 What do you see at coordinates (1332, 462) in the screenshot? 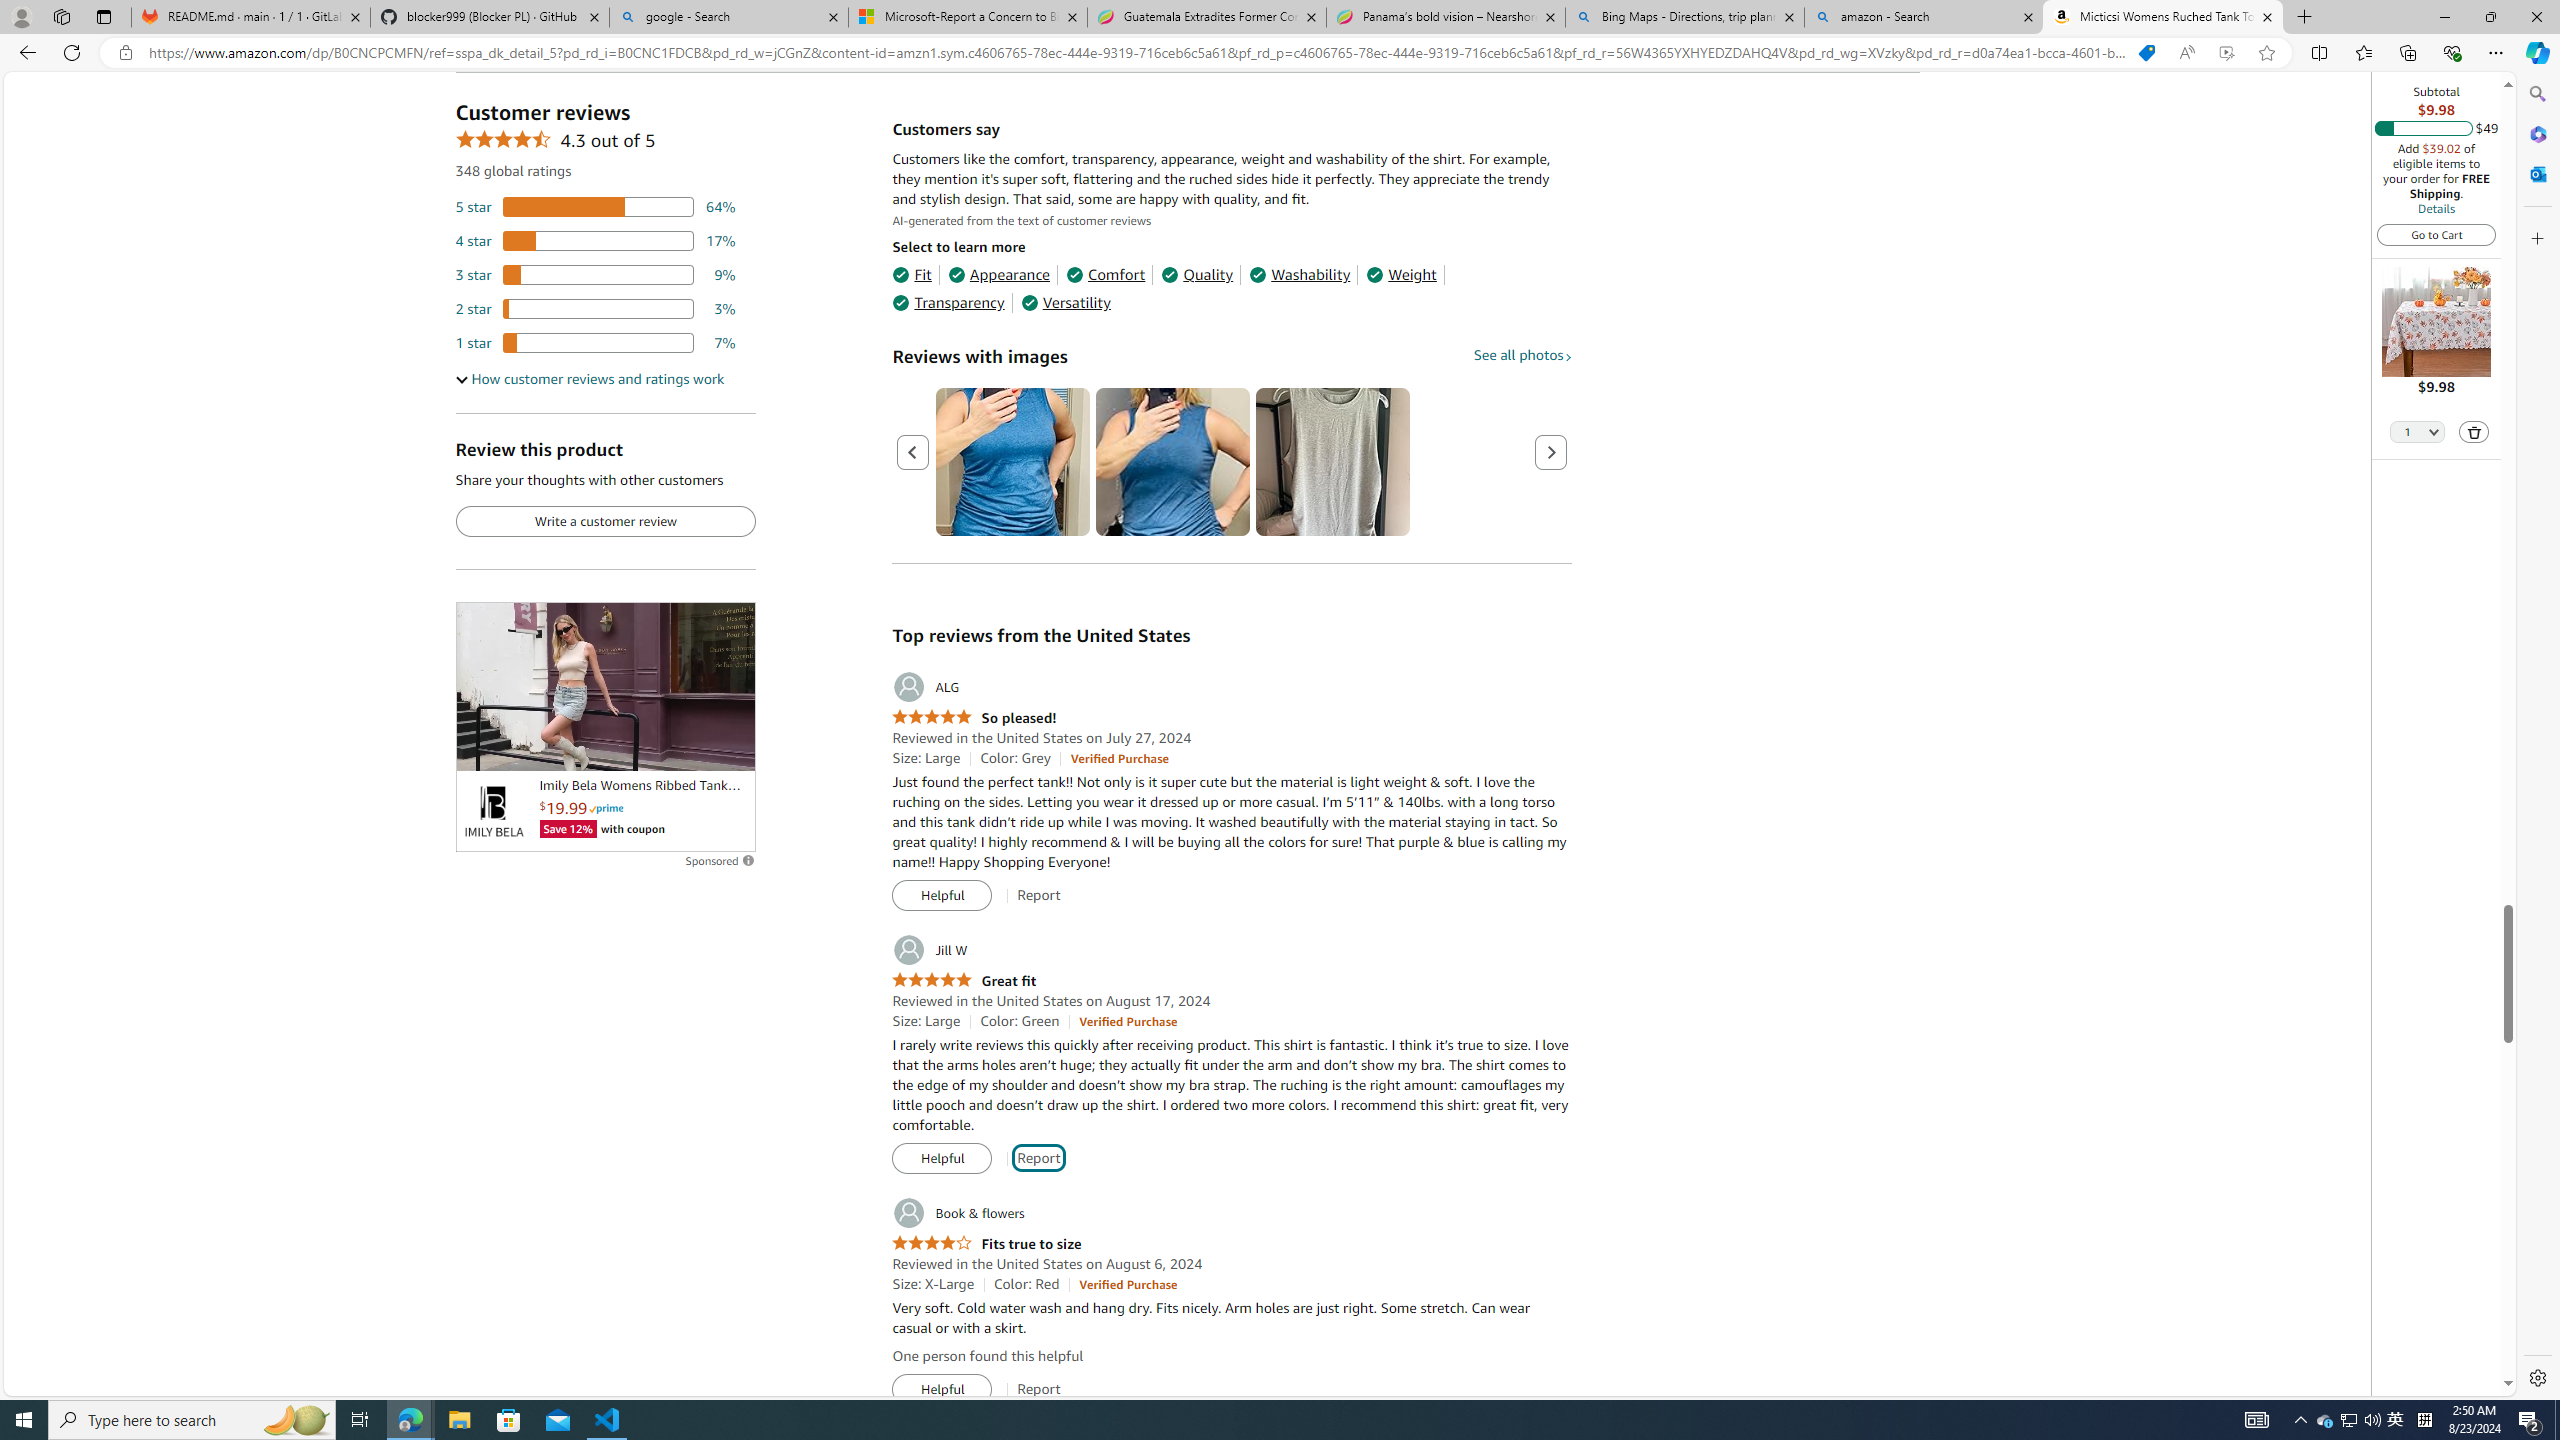
I see `'Customer Image'` at bounding box center [1332, 462].